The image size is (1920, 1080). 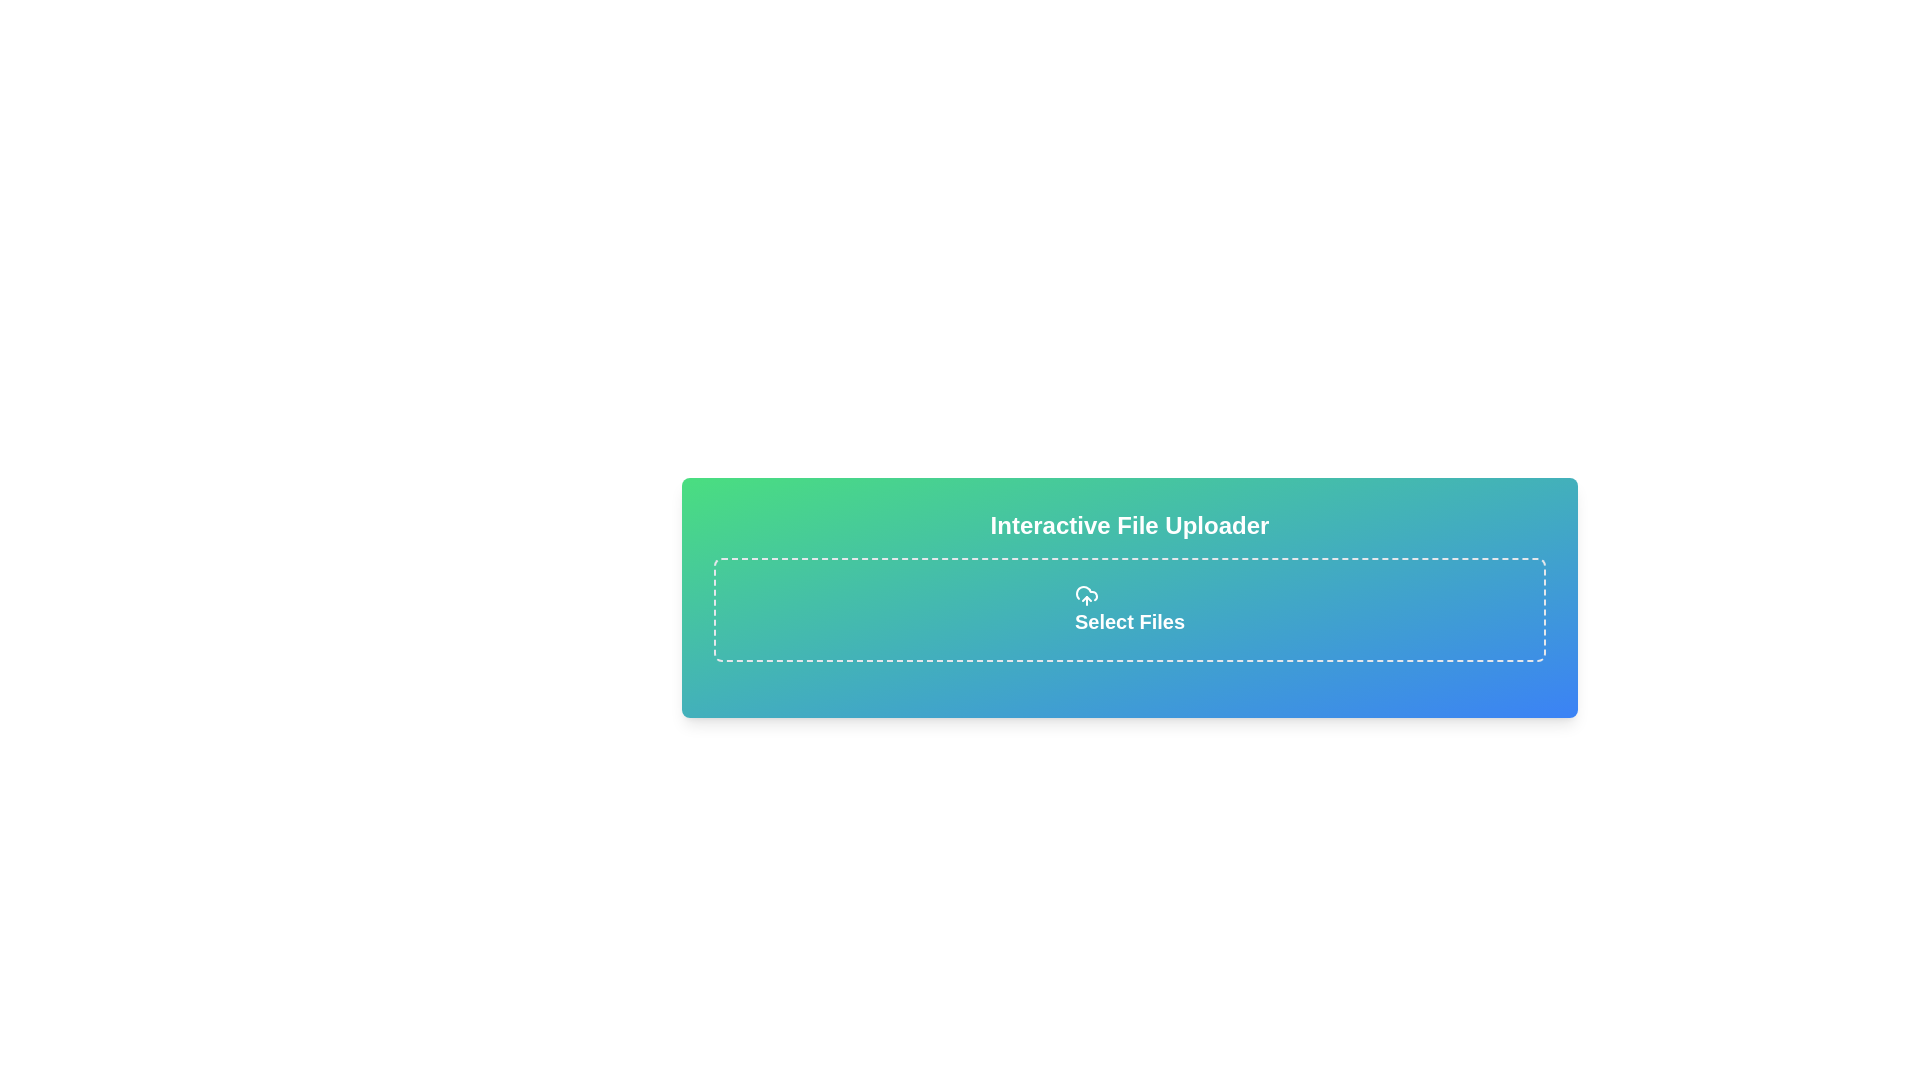 I want to click on the file upload icon located above the 'Select Files' text, so click(x=1085, y=595).